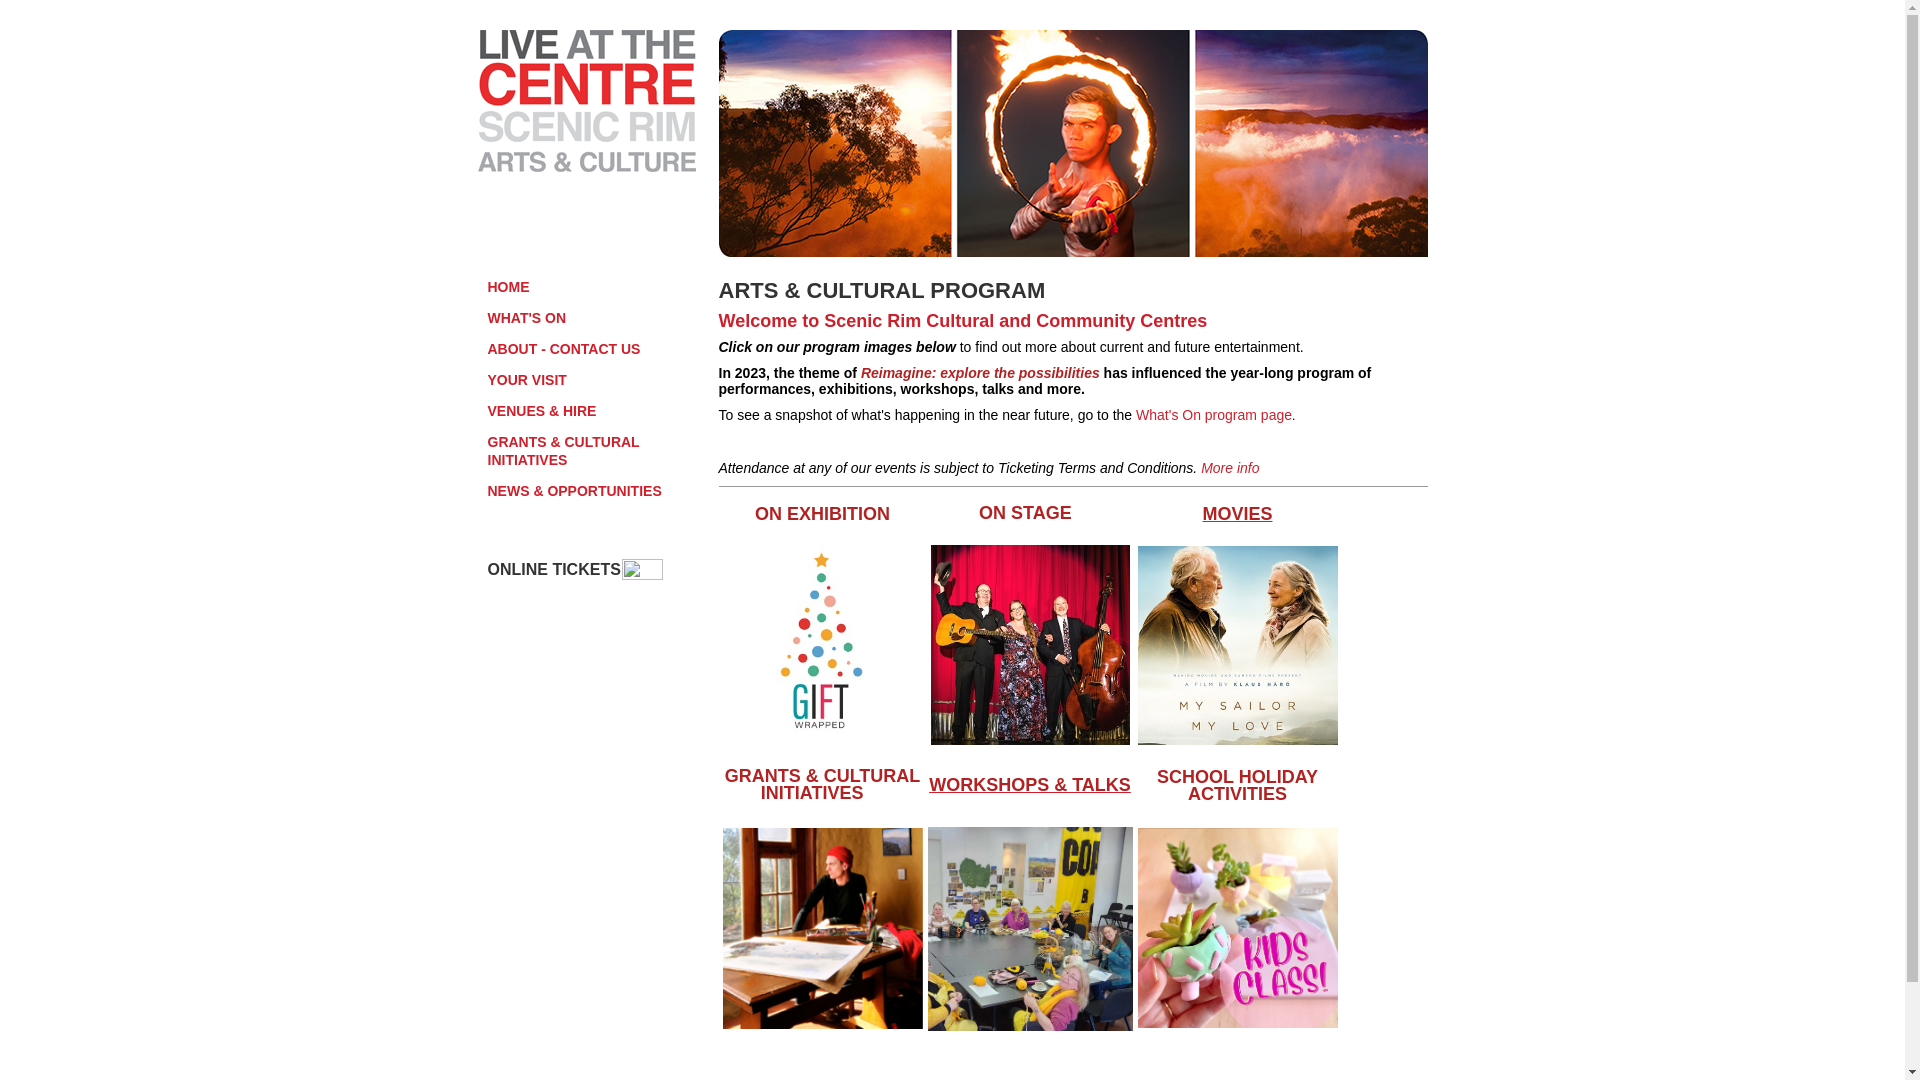 The image size is (1920, 1080). What do you see at coordinates (1213, 414) in the screenshot?
I see `'What's On program page'` at bounding box center [1213, 414].